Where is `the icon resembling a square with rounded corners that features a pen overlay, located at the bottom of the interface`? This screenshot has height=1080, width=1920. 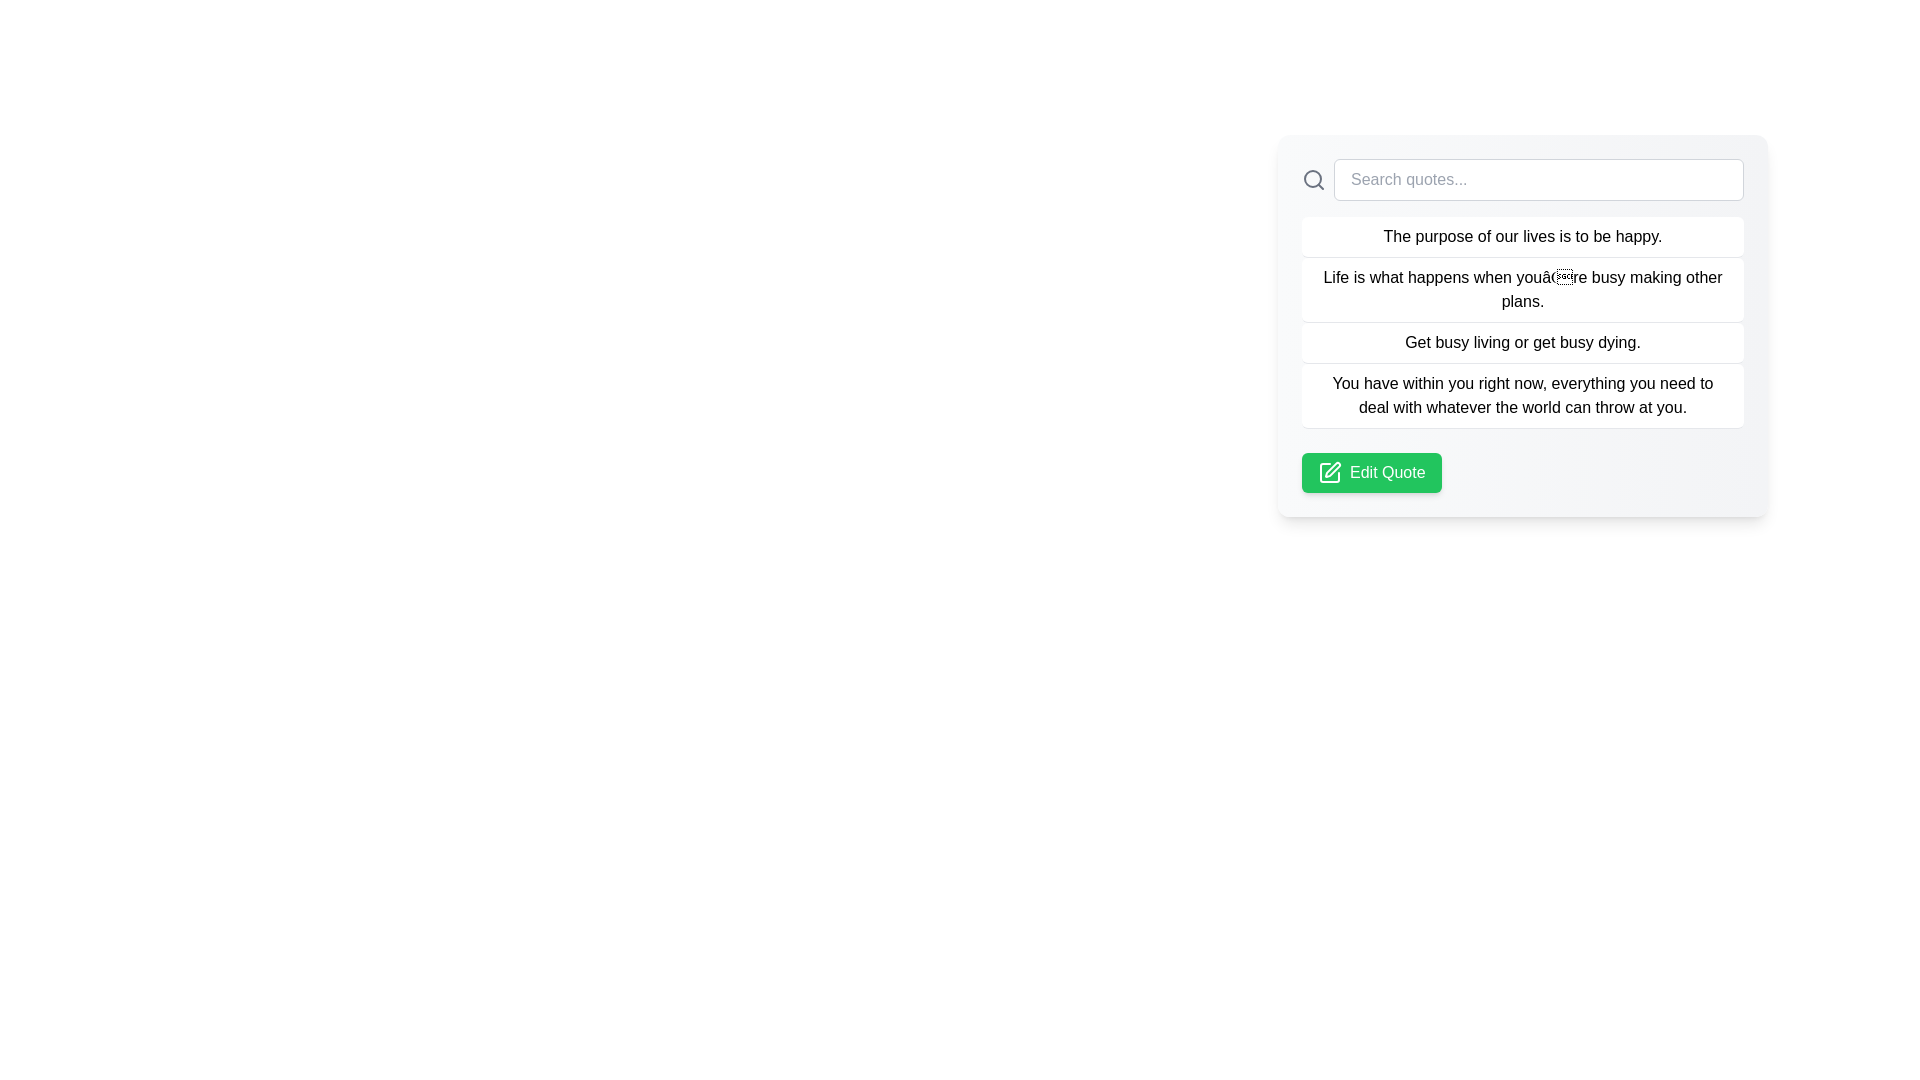 the icon resembling a square with rounded corners that features a pen overlay, located at the bottom of the interface is located at coordinates (1329, 473).